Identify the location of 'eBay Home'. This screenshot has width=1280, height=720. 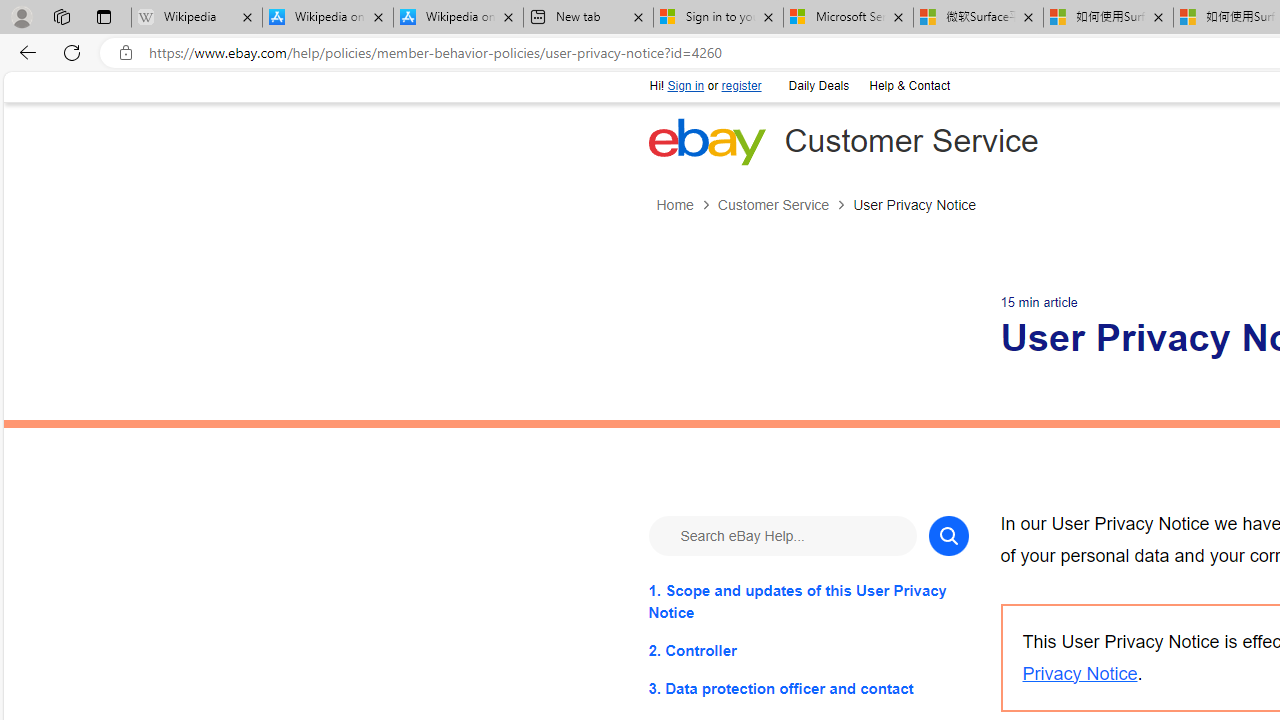
(706, 140).